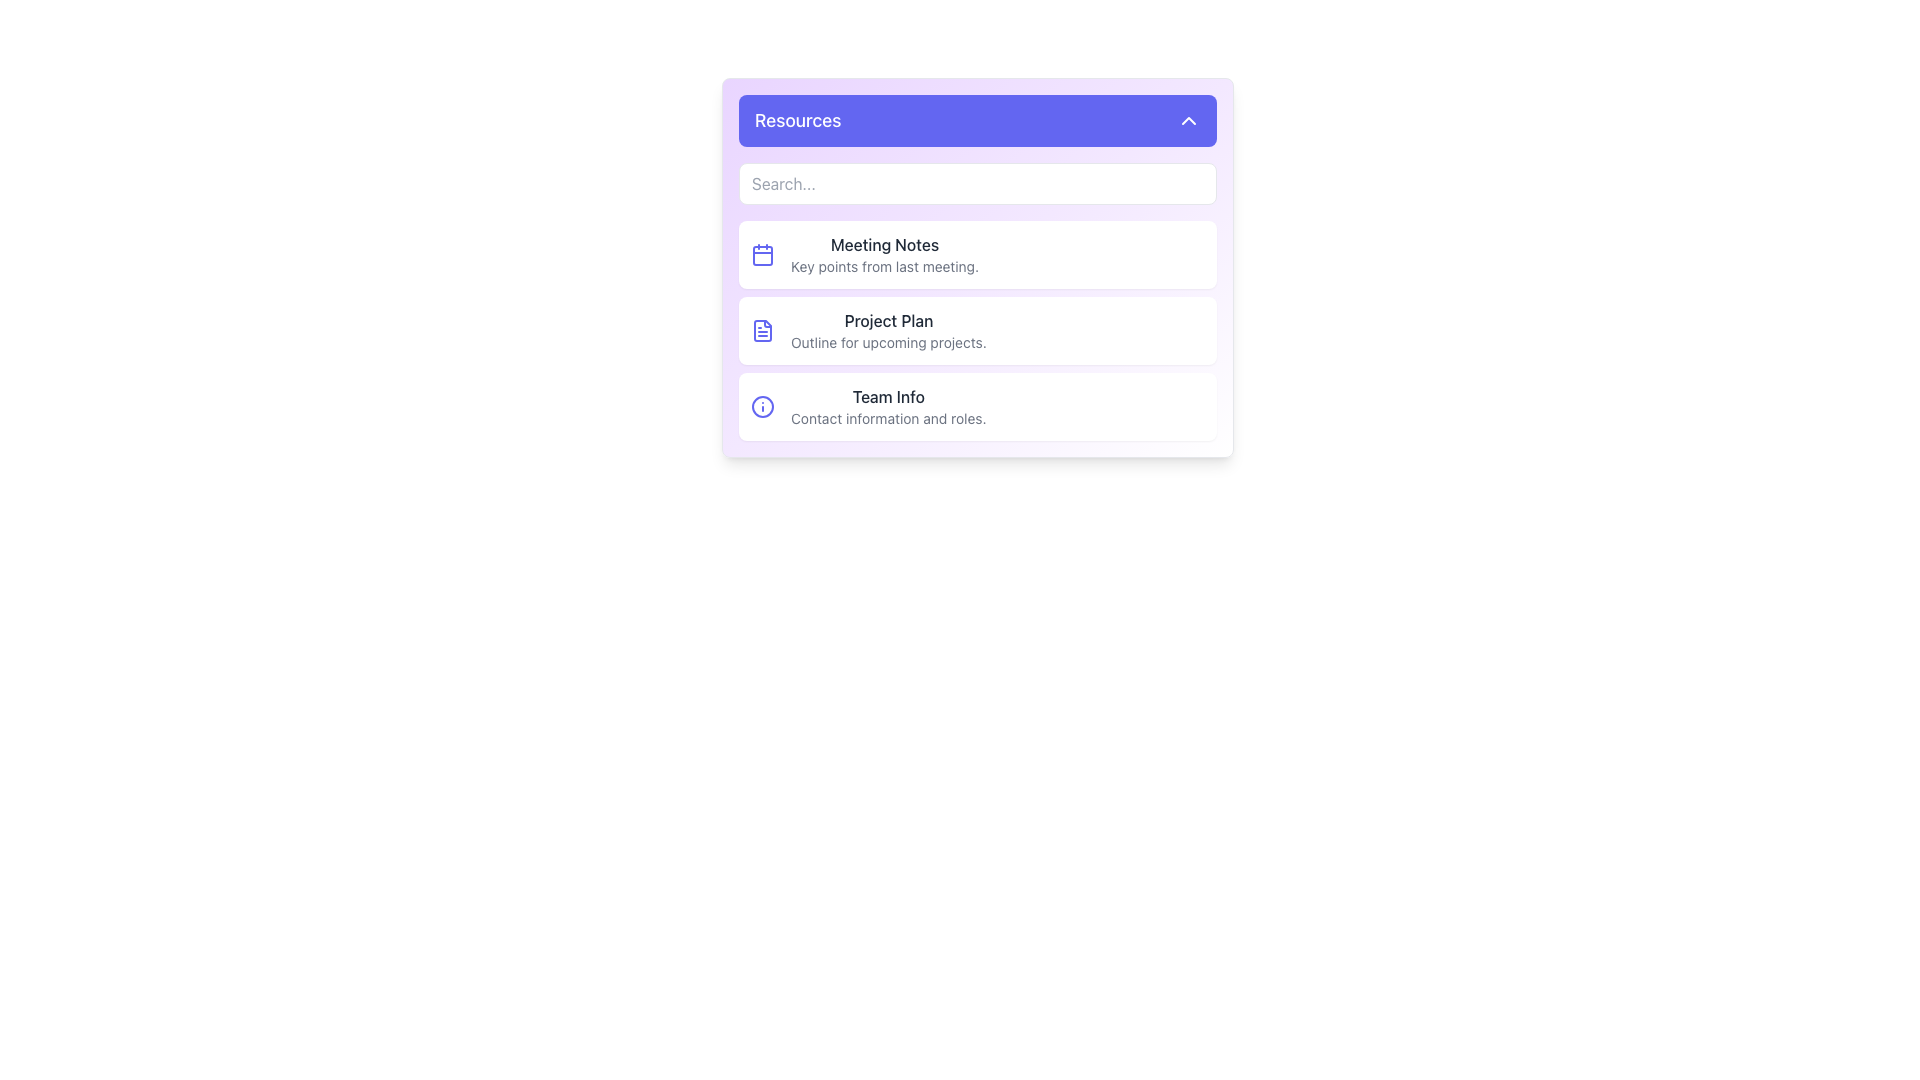 The width and height of the screenshot is (1920, 1080). What do you see at coordinates (887, 418) in the screenshot?
I see `text label displaying 'Contact information and roles.' which is positioned below the 'Team Info' label in the resource section` at bounding box center [887, 418].